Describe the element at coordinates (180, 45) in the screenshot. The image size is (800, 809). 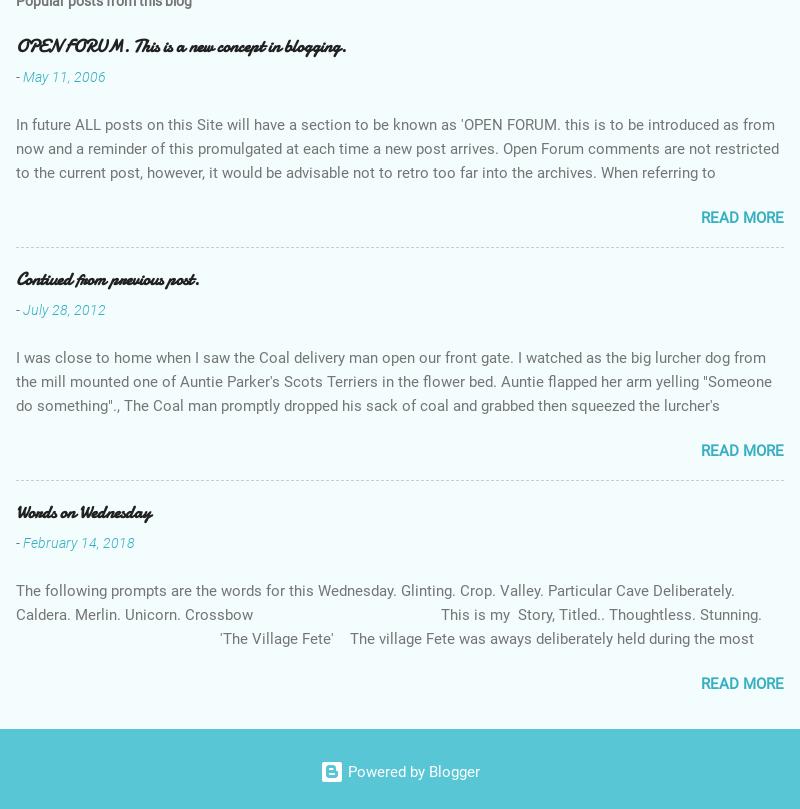
I see `'OPEN FORUM. This is a new concept in blogging.'` at that location.